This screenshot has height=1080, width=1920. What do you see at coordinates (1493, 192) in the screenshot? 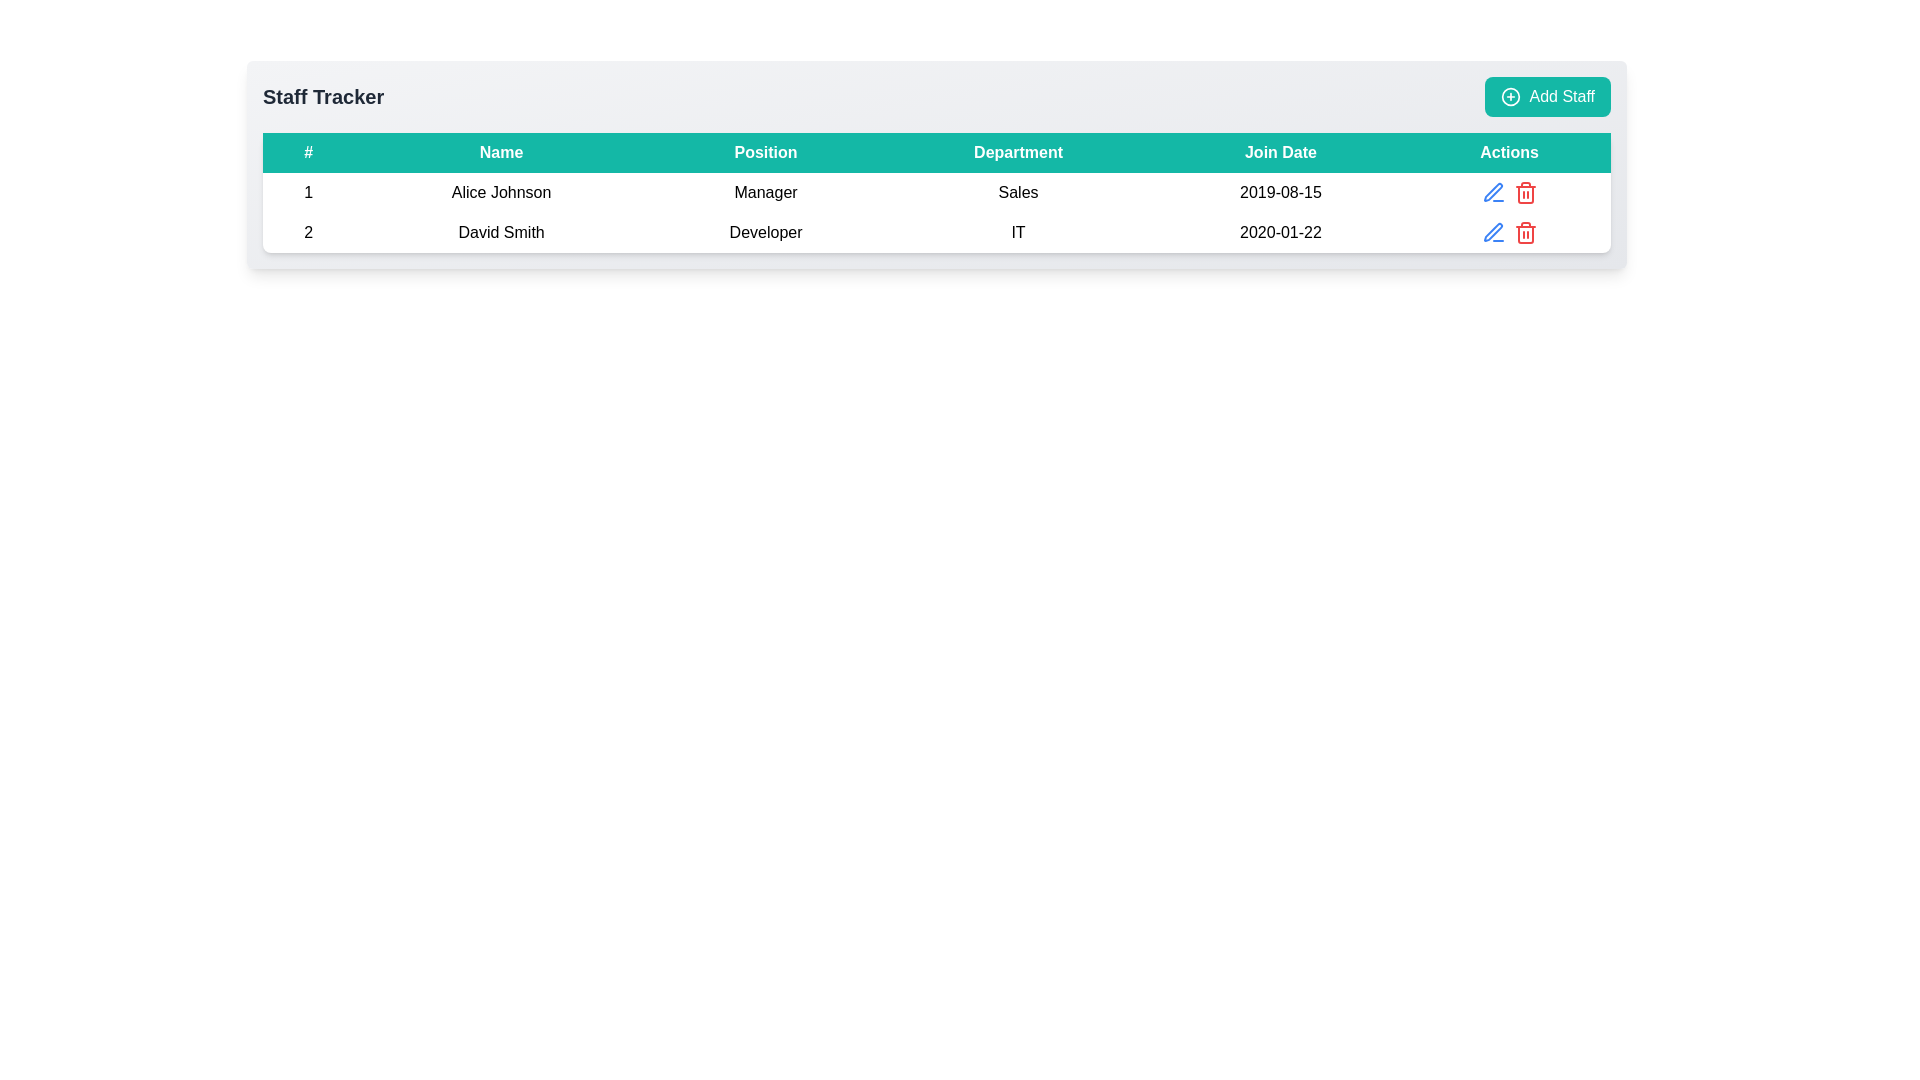
I see `the edit button icon located in the 'Actions' column of the second row in the table` at bounding box center [1493, 192].